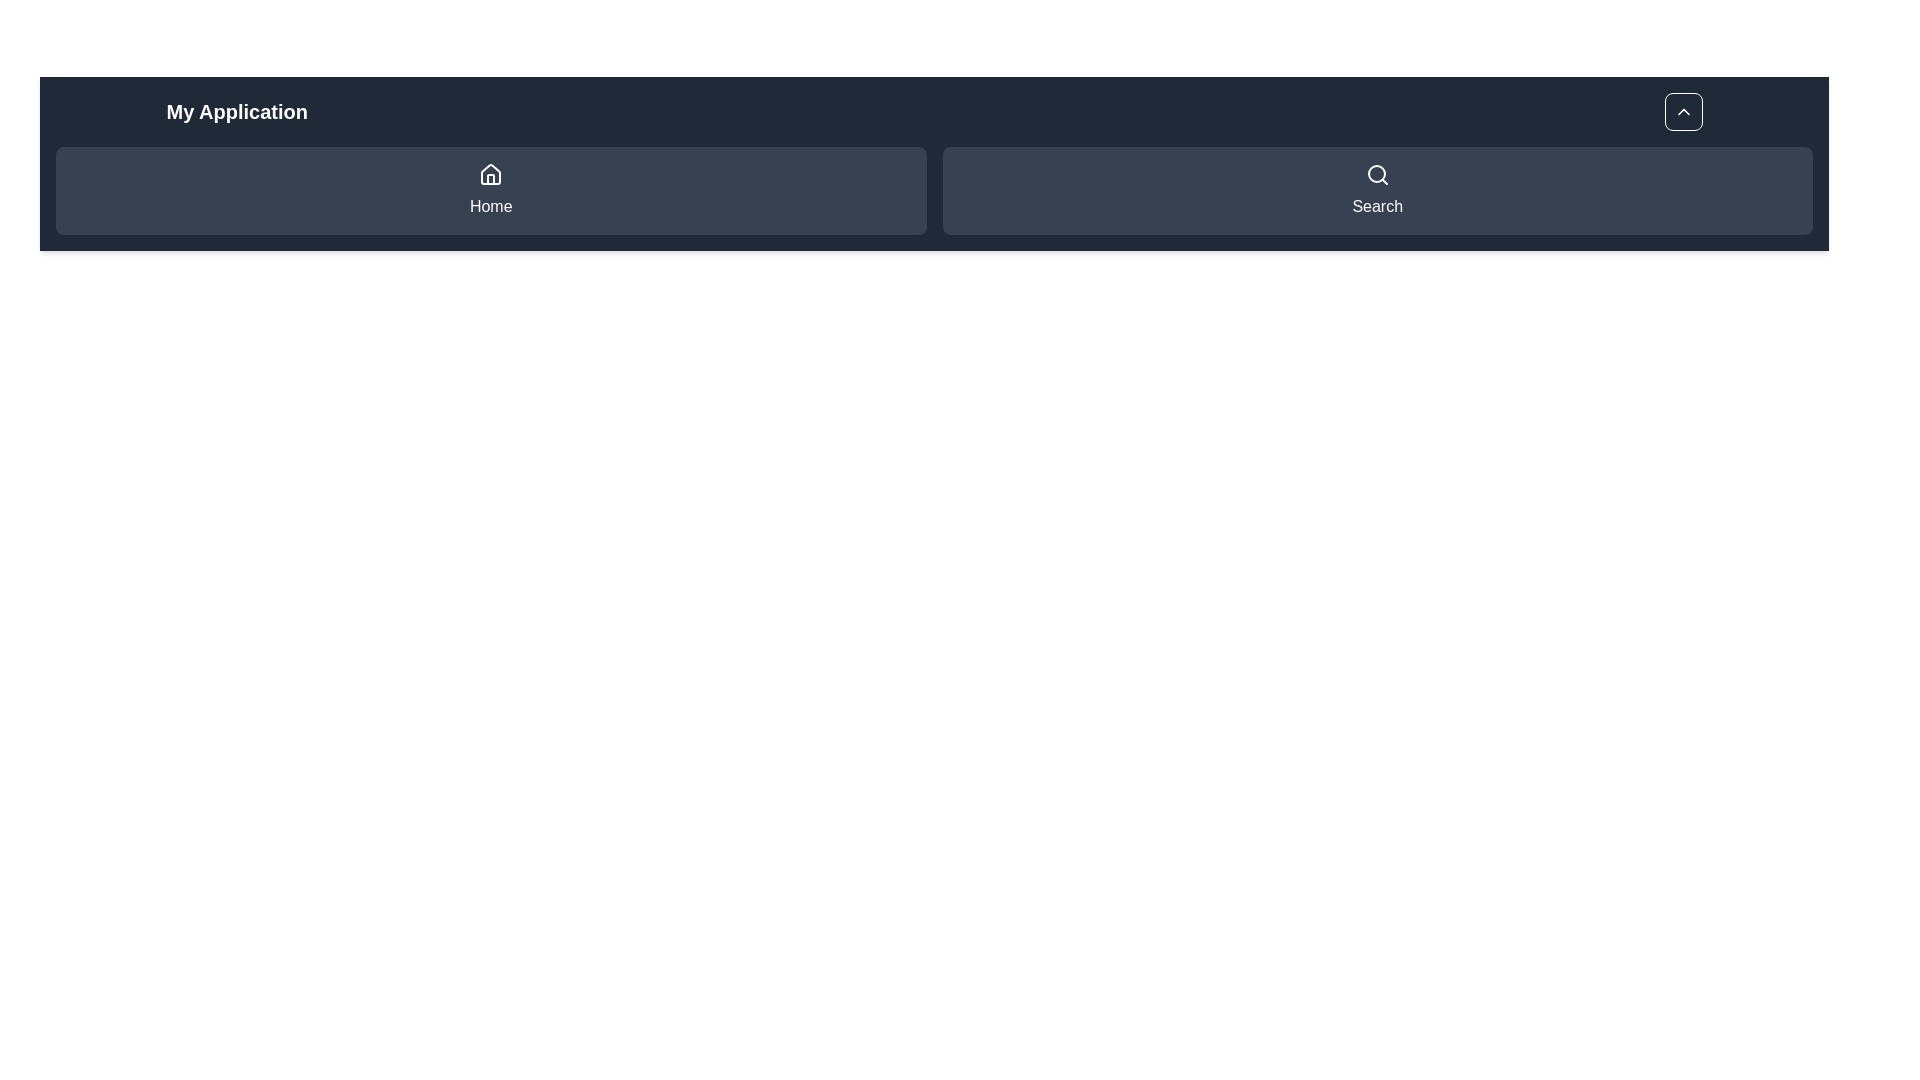 This screenshot has width=1920, height=1080. I want to click on the 'Home' icon located in the top-left of the interface, within the first interactive tab of the navigation bar, so click(491, 173).